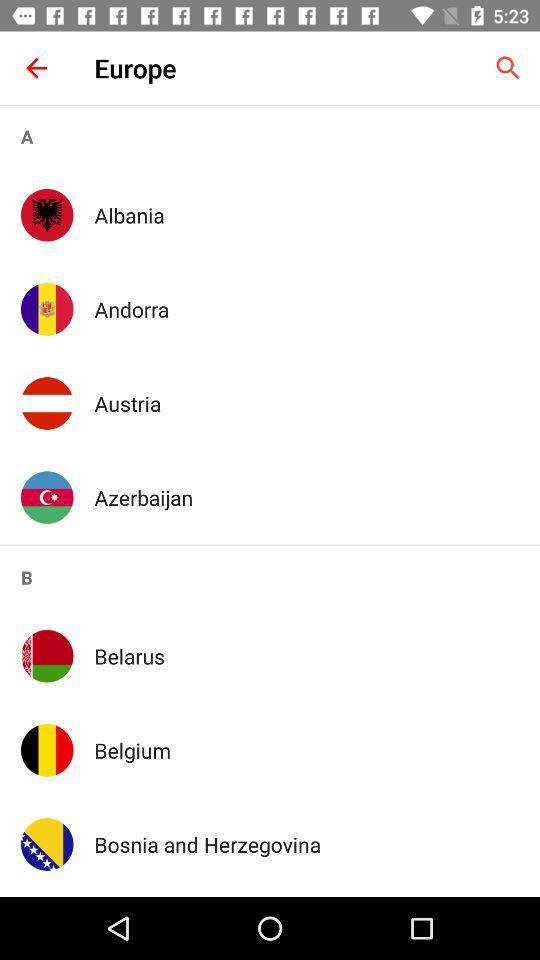 Image resolution: width=540 pixels, height=960 pixels. I want to click on the app above belgium app, so click(306, 655).